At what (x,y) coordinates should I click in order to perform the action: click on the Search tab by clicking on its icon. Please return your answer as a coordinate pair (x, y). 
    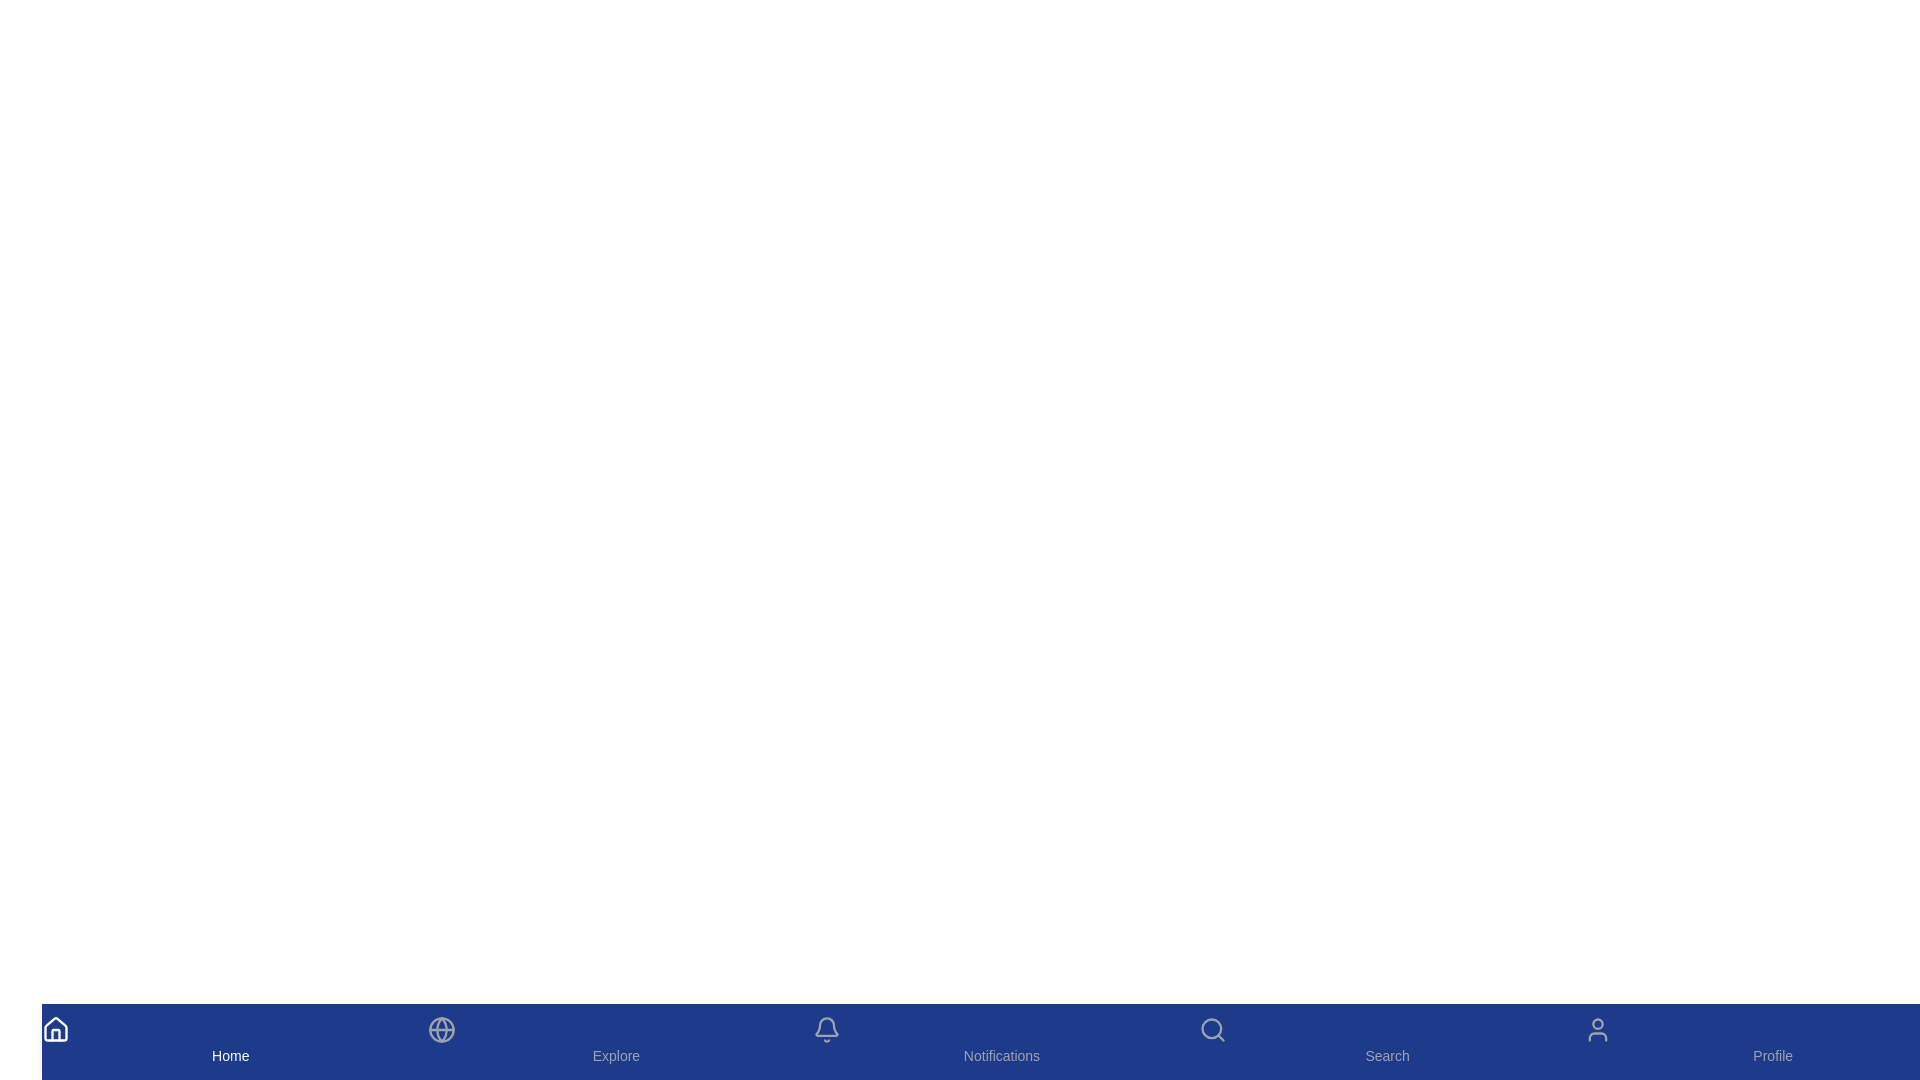
    Looking at the image, I should click on (1386, 1040).